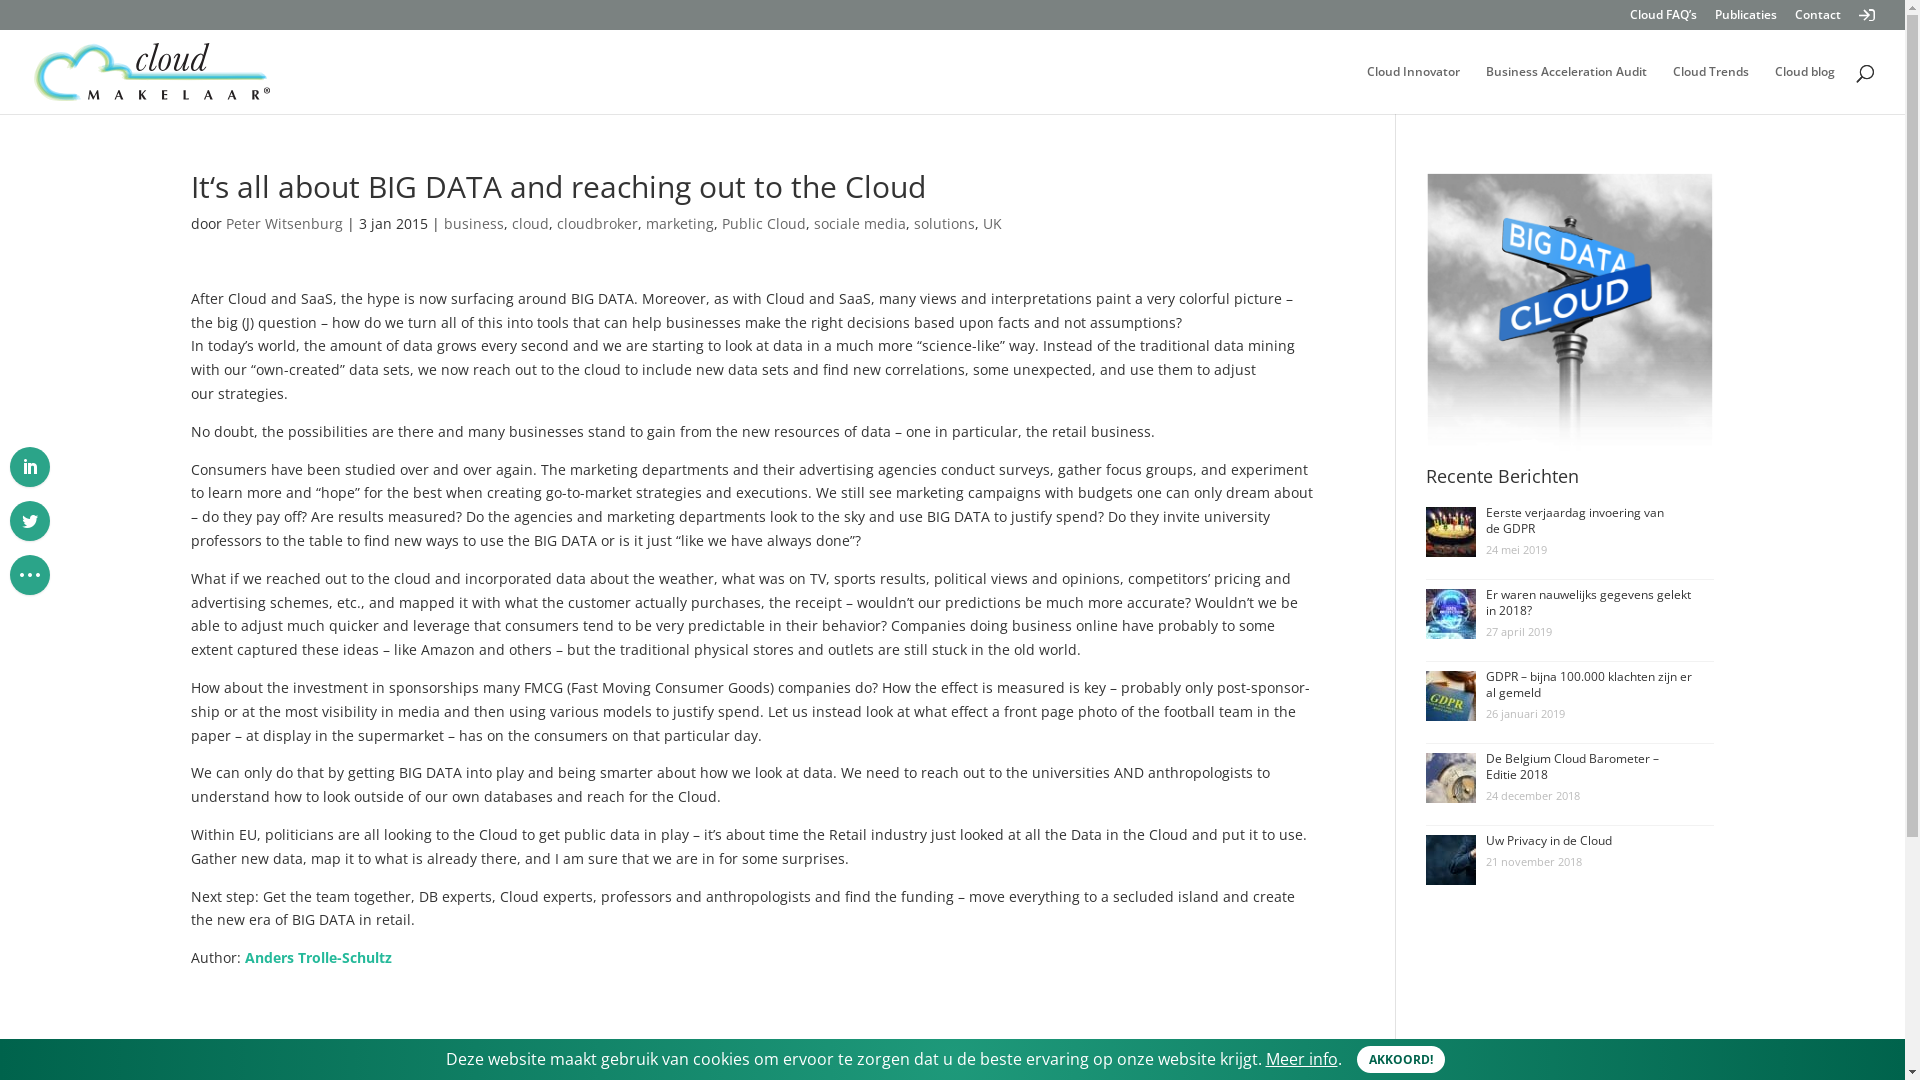  What do you see at coordinates (680, 223) in the screenshot?
I see `'marketing'` at bounding box center [680, 223].